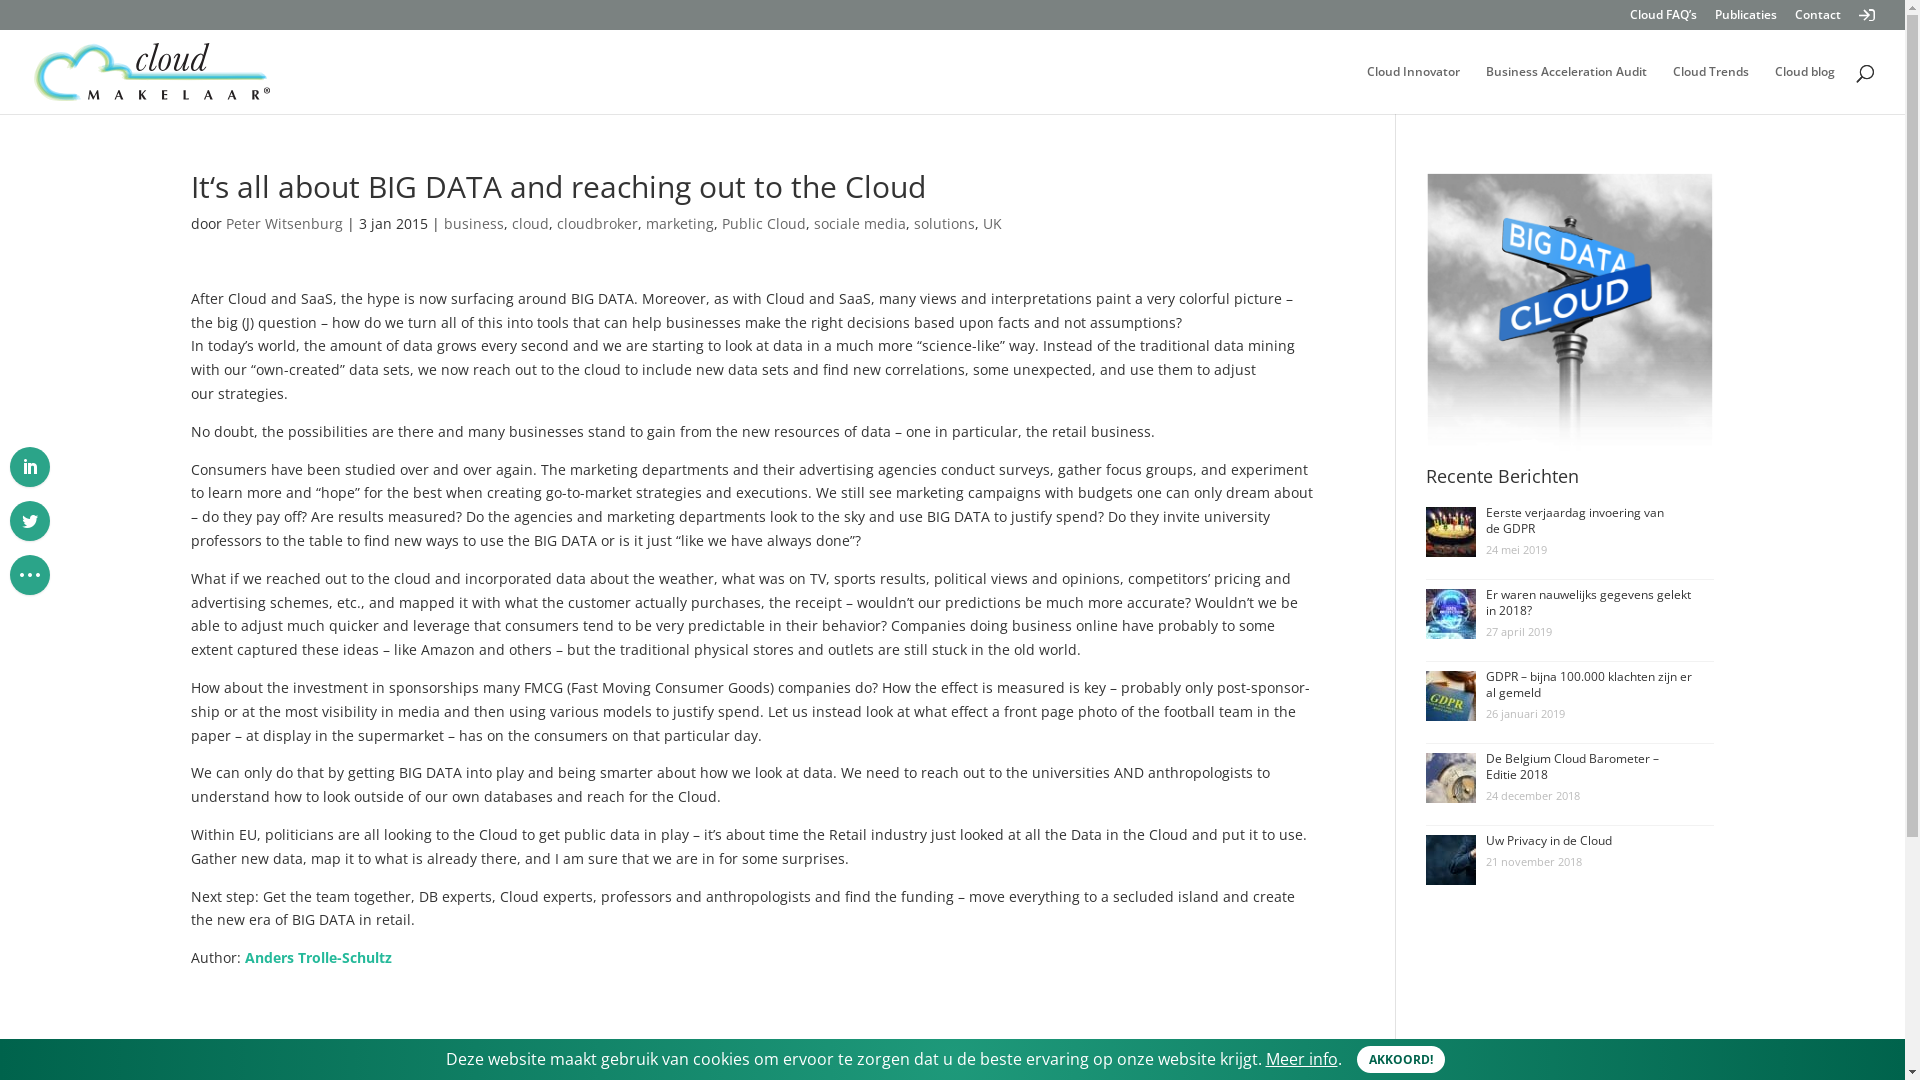  What do you see at coordinates (680, 223) in the screenshot?
I see `'marketing'` at bounding box center [680, 223].